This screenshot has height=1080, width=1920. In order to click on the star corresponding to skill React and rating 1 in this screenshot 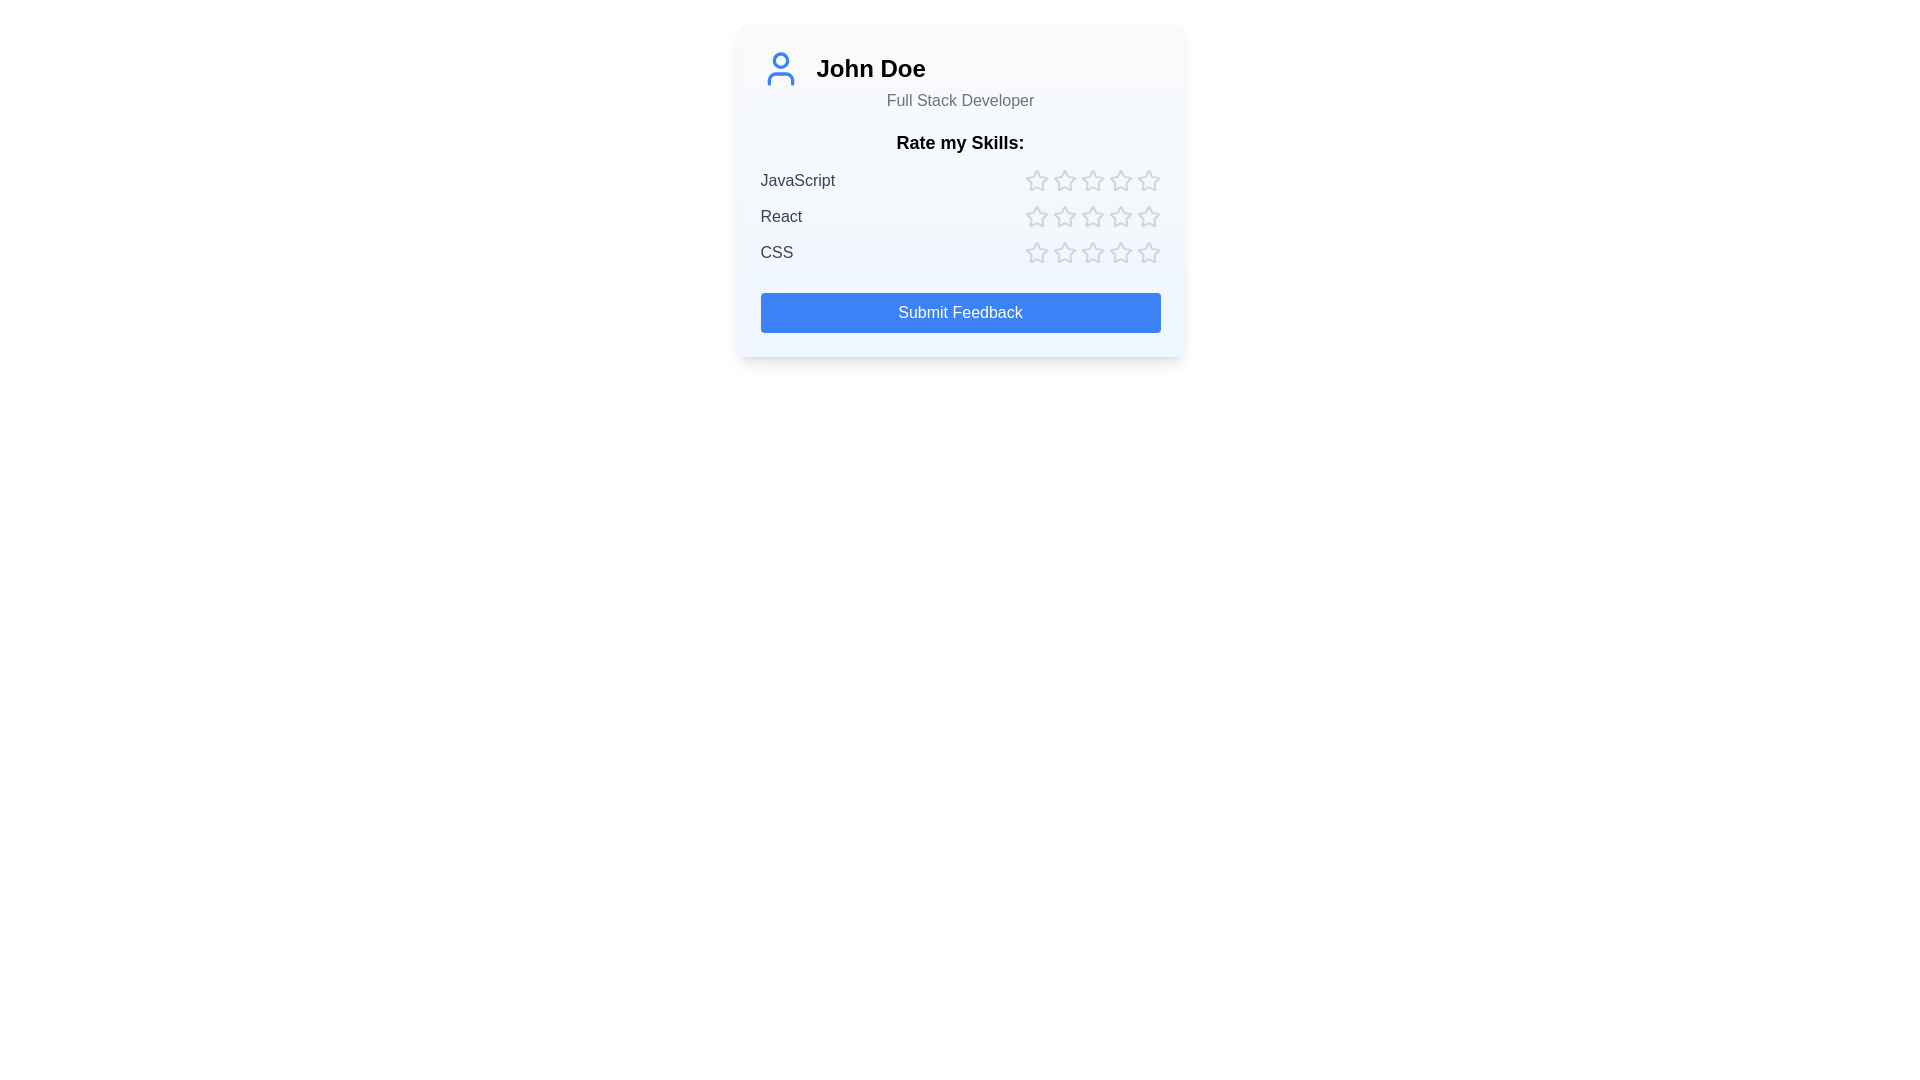, I will do `click(1036, 216)`.